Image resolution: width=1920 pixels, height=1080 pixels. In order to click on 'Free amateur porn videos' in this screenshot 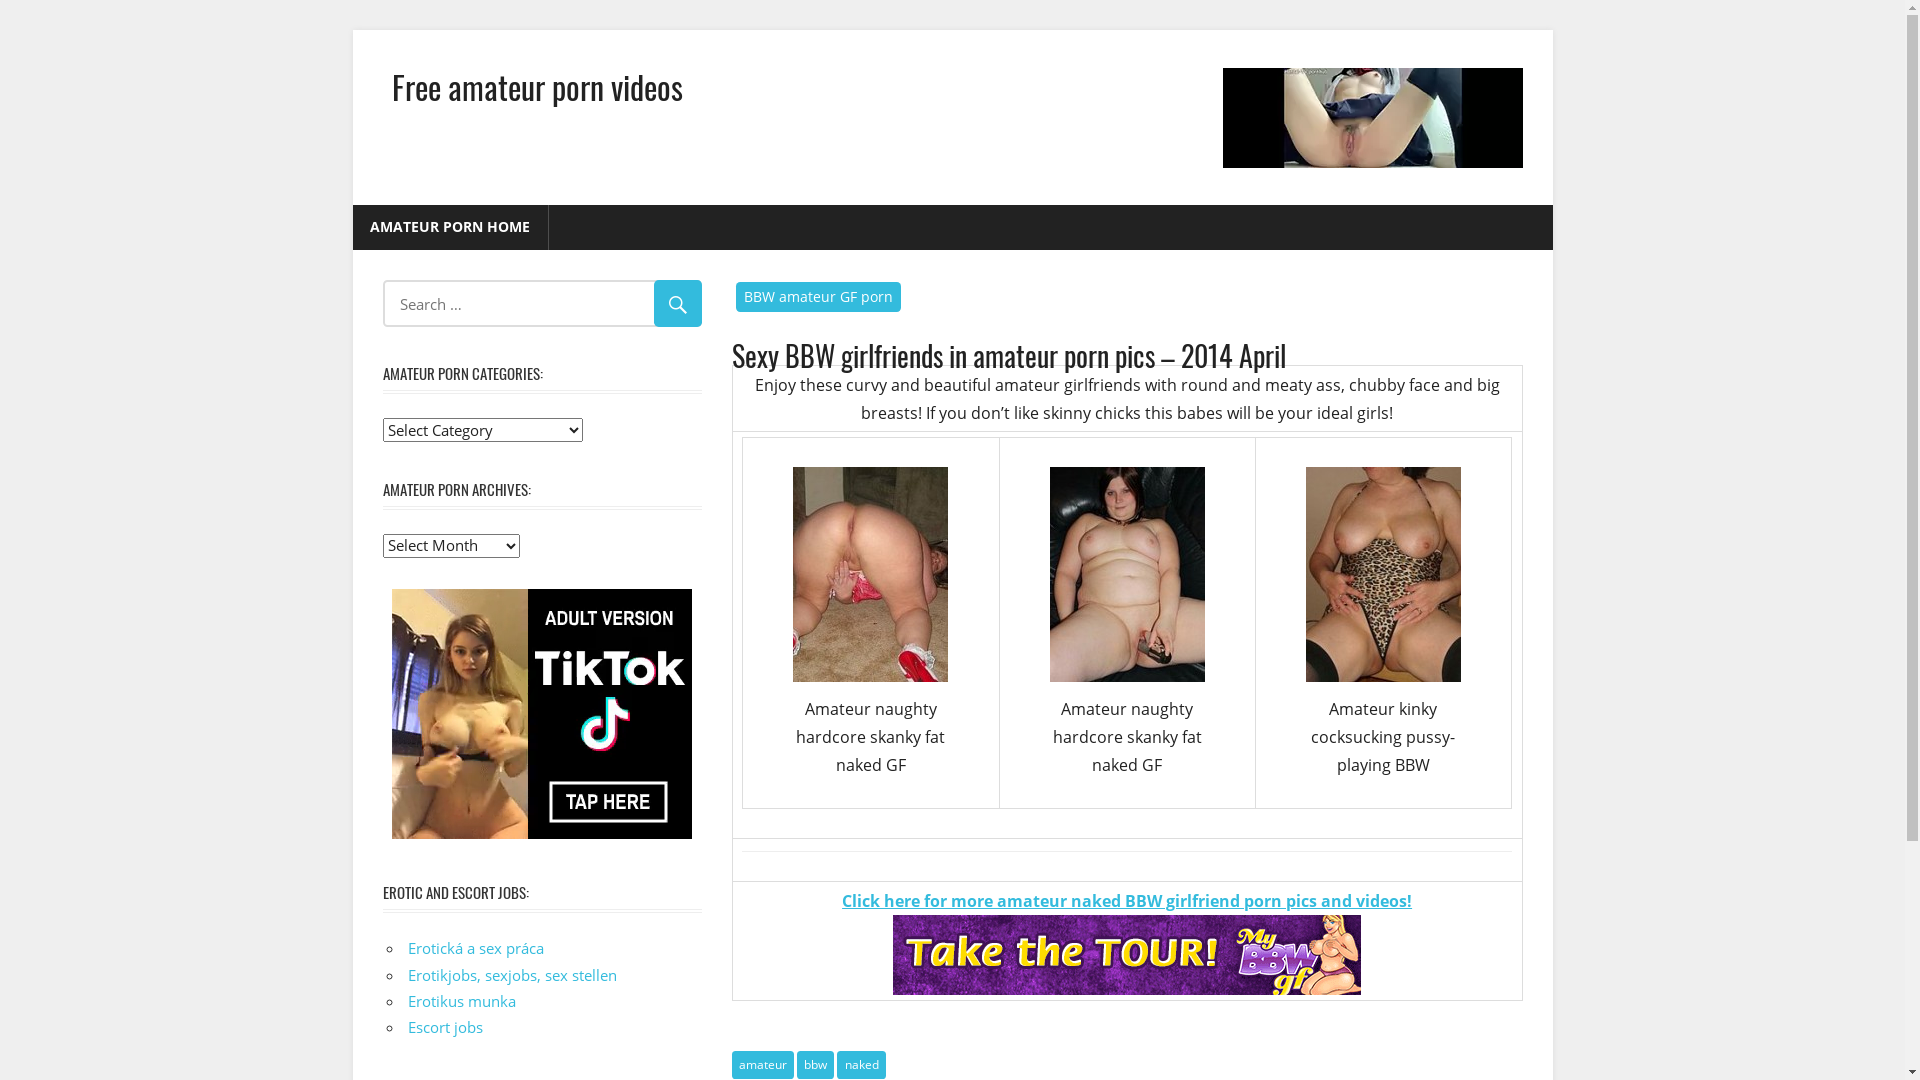, I will do `click(392, 85)`.